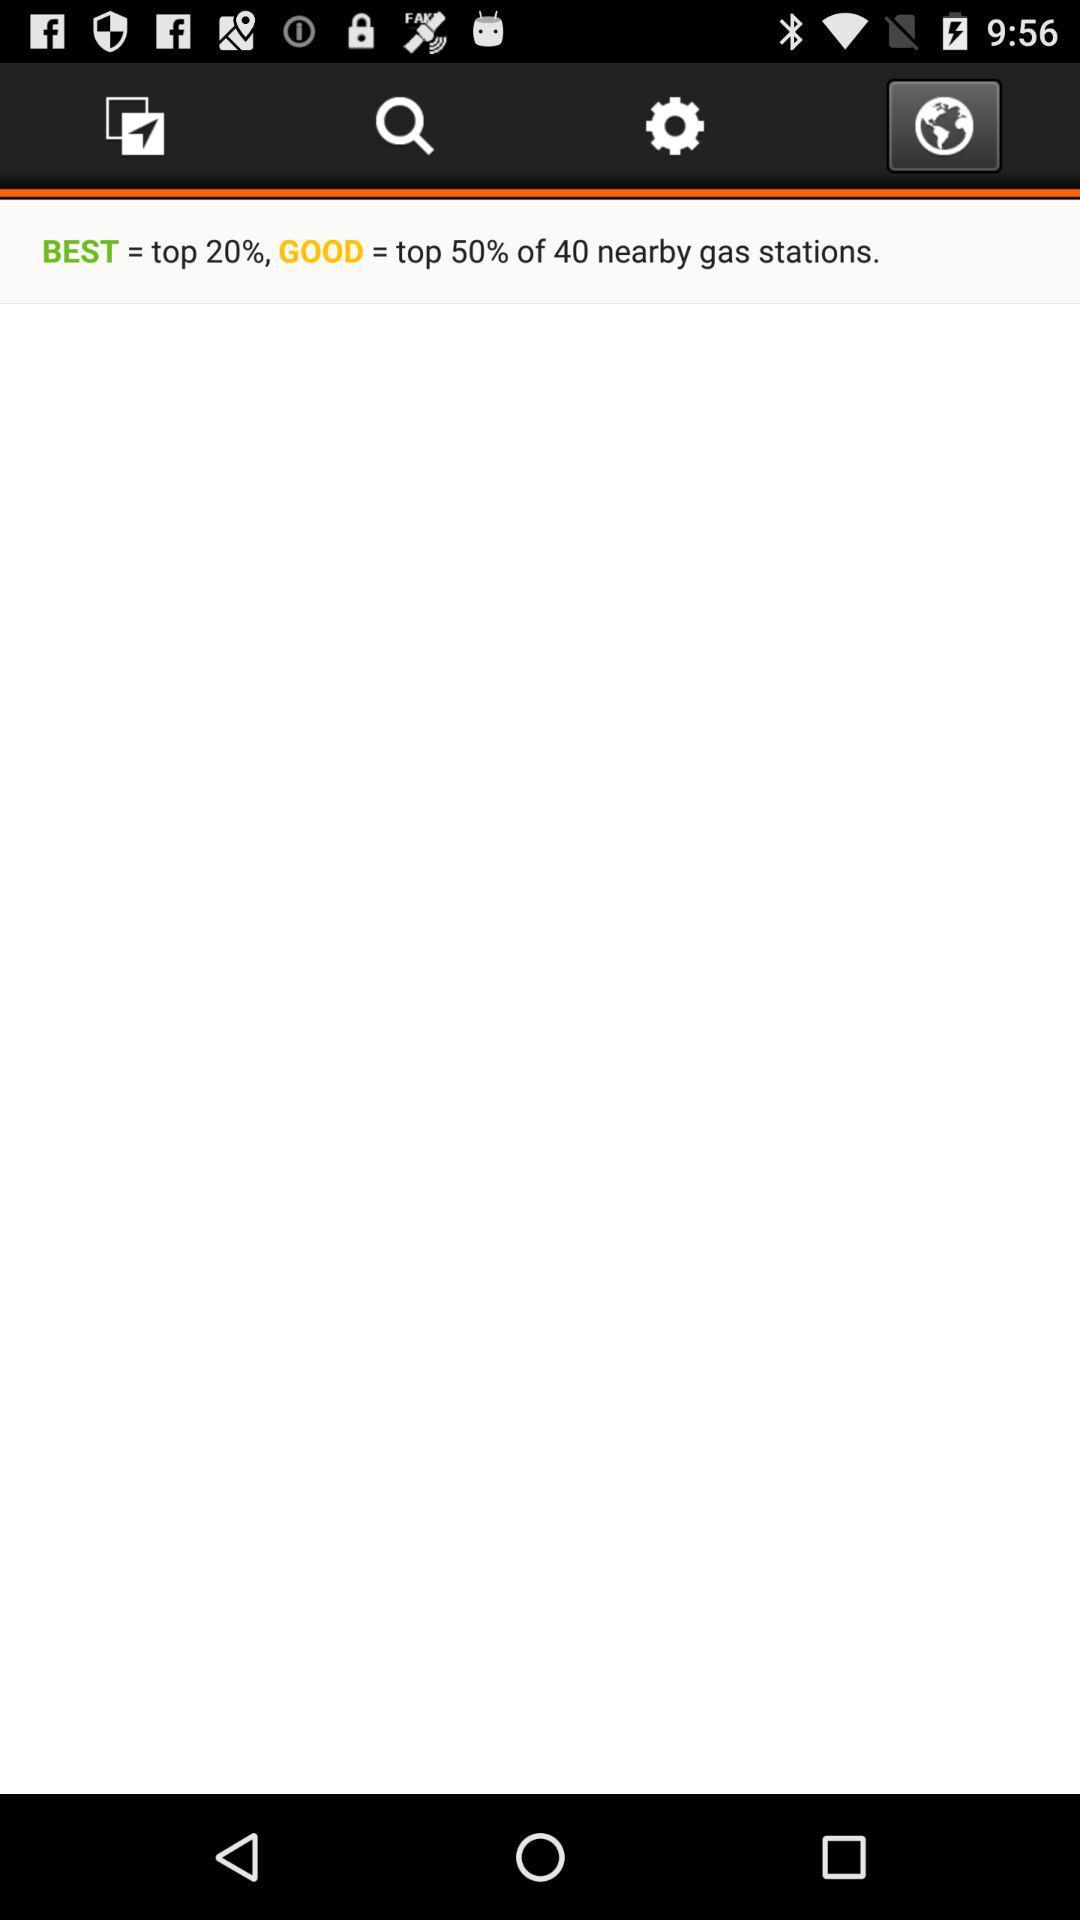  Describe the element at coordinates (135, 133) in the screenshot. I see `the facebook icon` at that location.